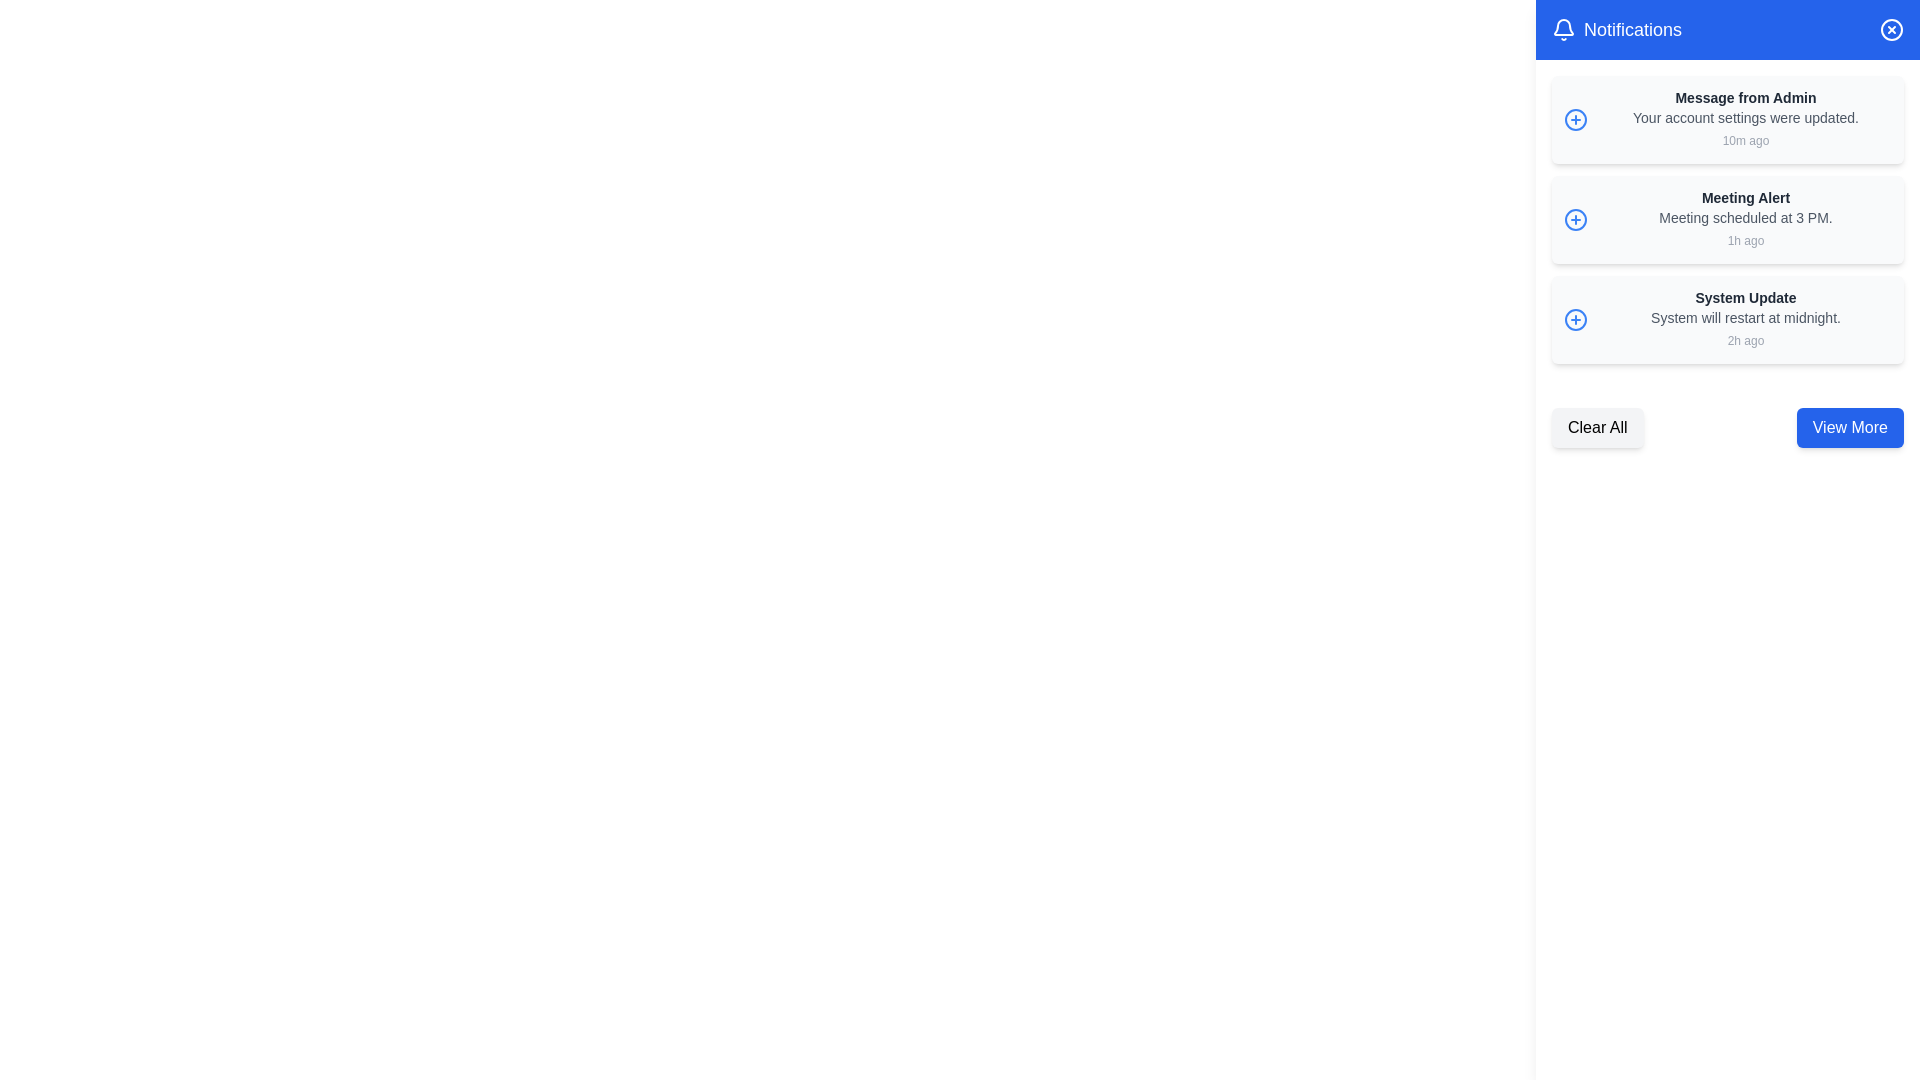 The image size is (1920, 1080). Describe the element at coordinates (1727, 319) in the screenshot. I see `the third notification card in the Notifications panel, which informs the user about a system update, located below the Meeting Alert and above the Clear All and View More buttons` at that location.